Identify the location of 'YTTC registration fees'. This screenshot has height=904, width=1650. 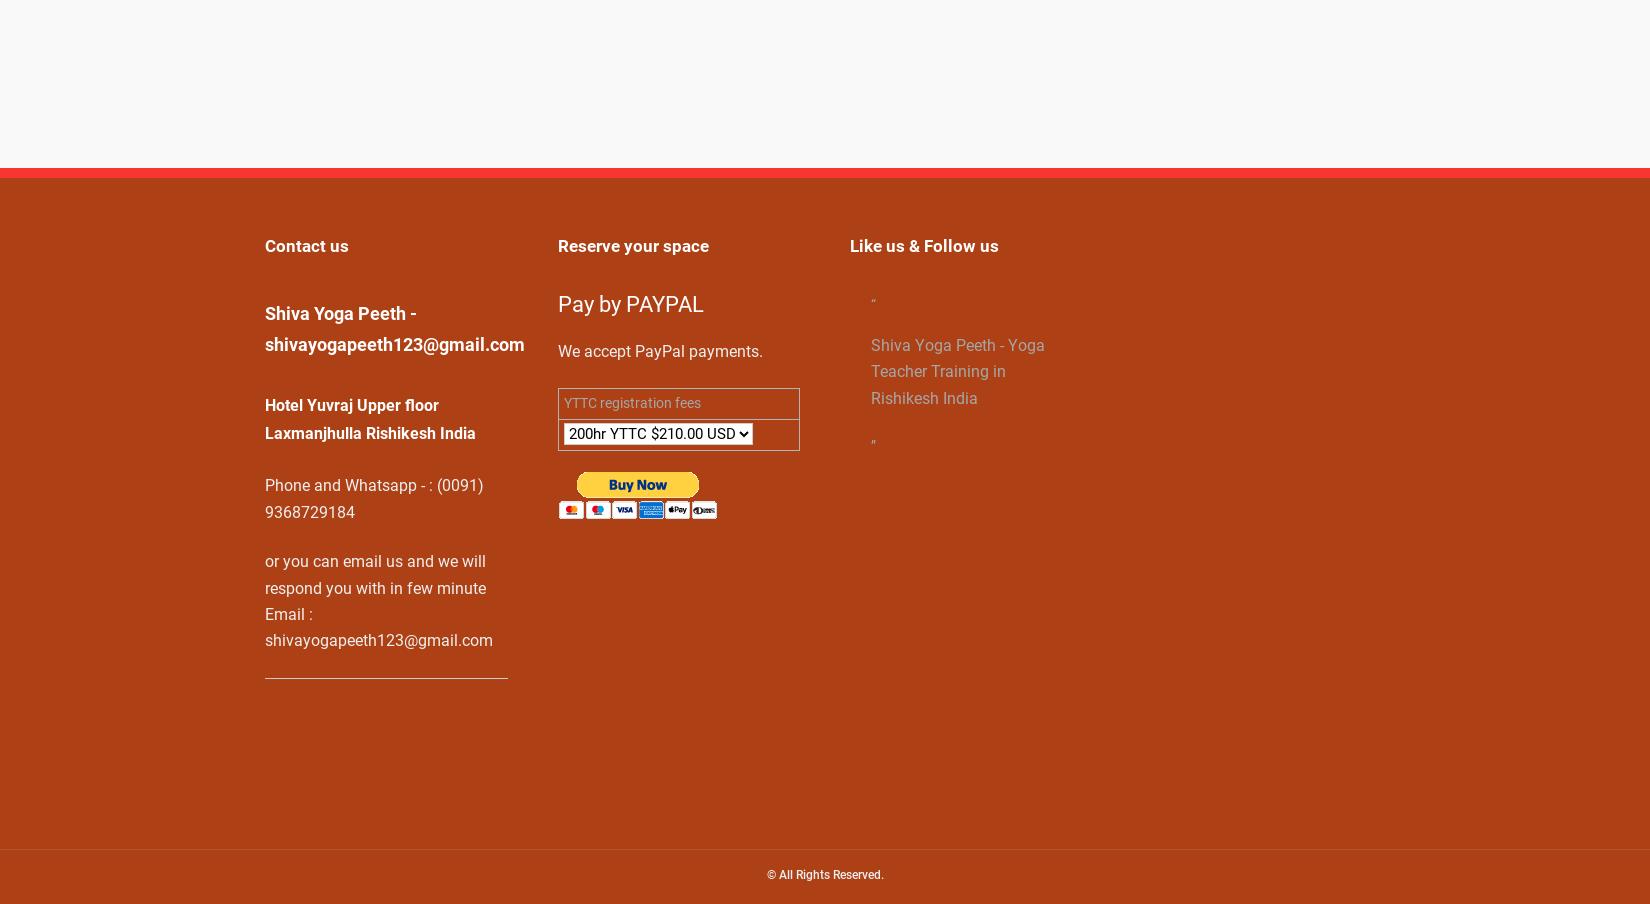
(630, 403).